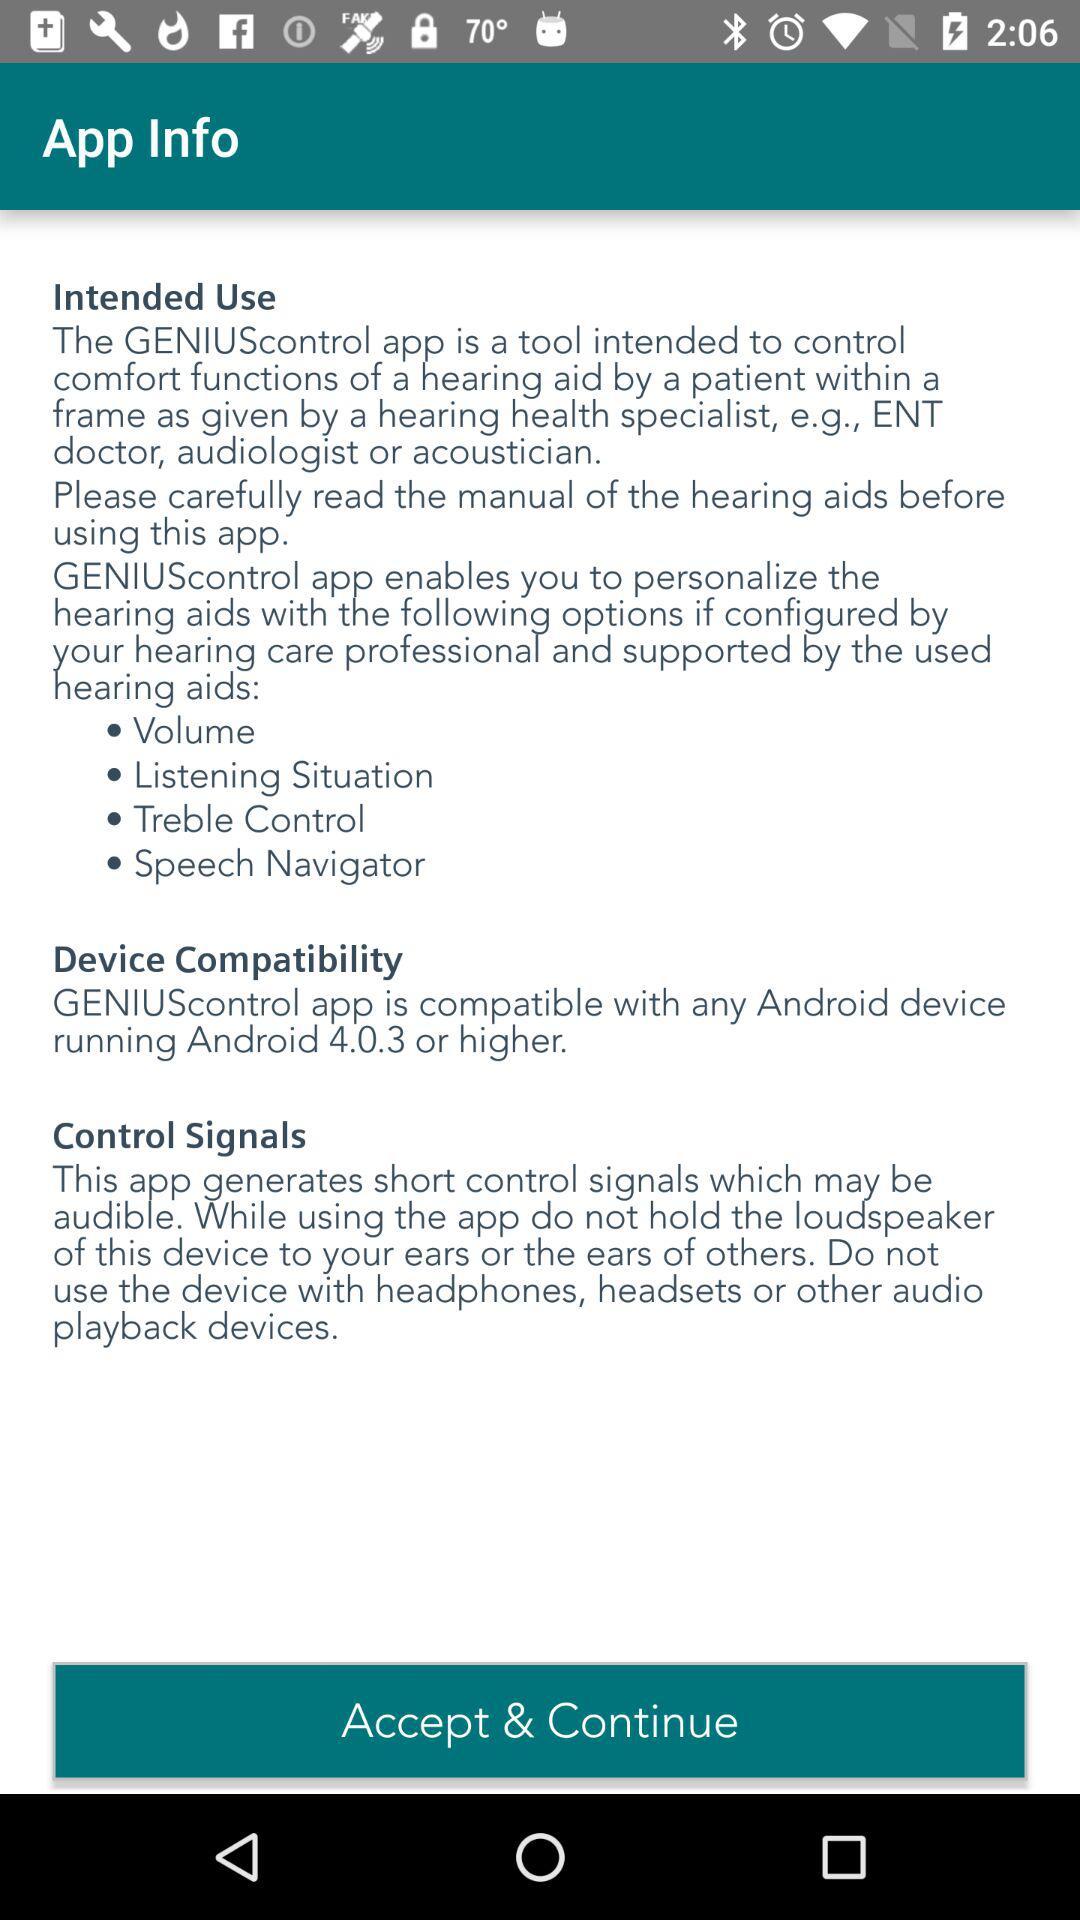 The image size is (1080, 1920). I want to click on the icon below this app generates, so click(540, 1720).